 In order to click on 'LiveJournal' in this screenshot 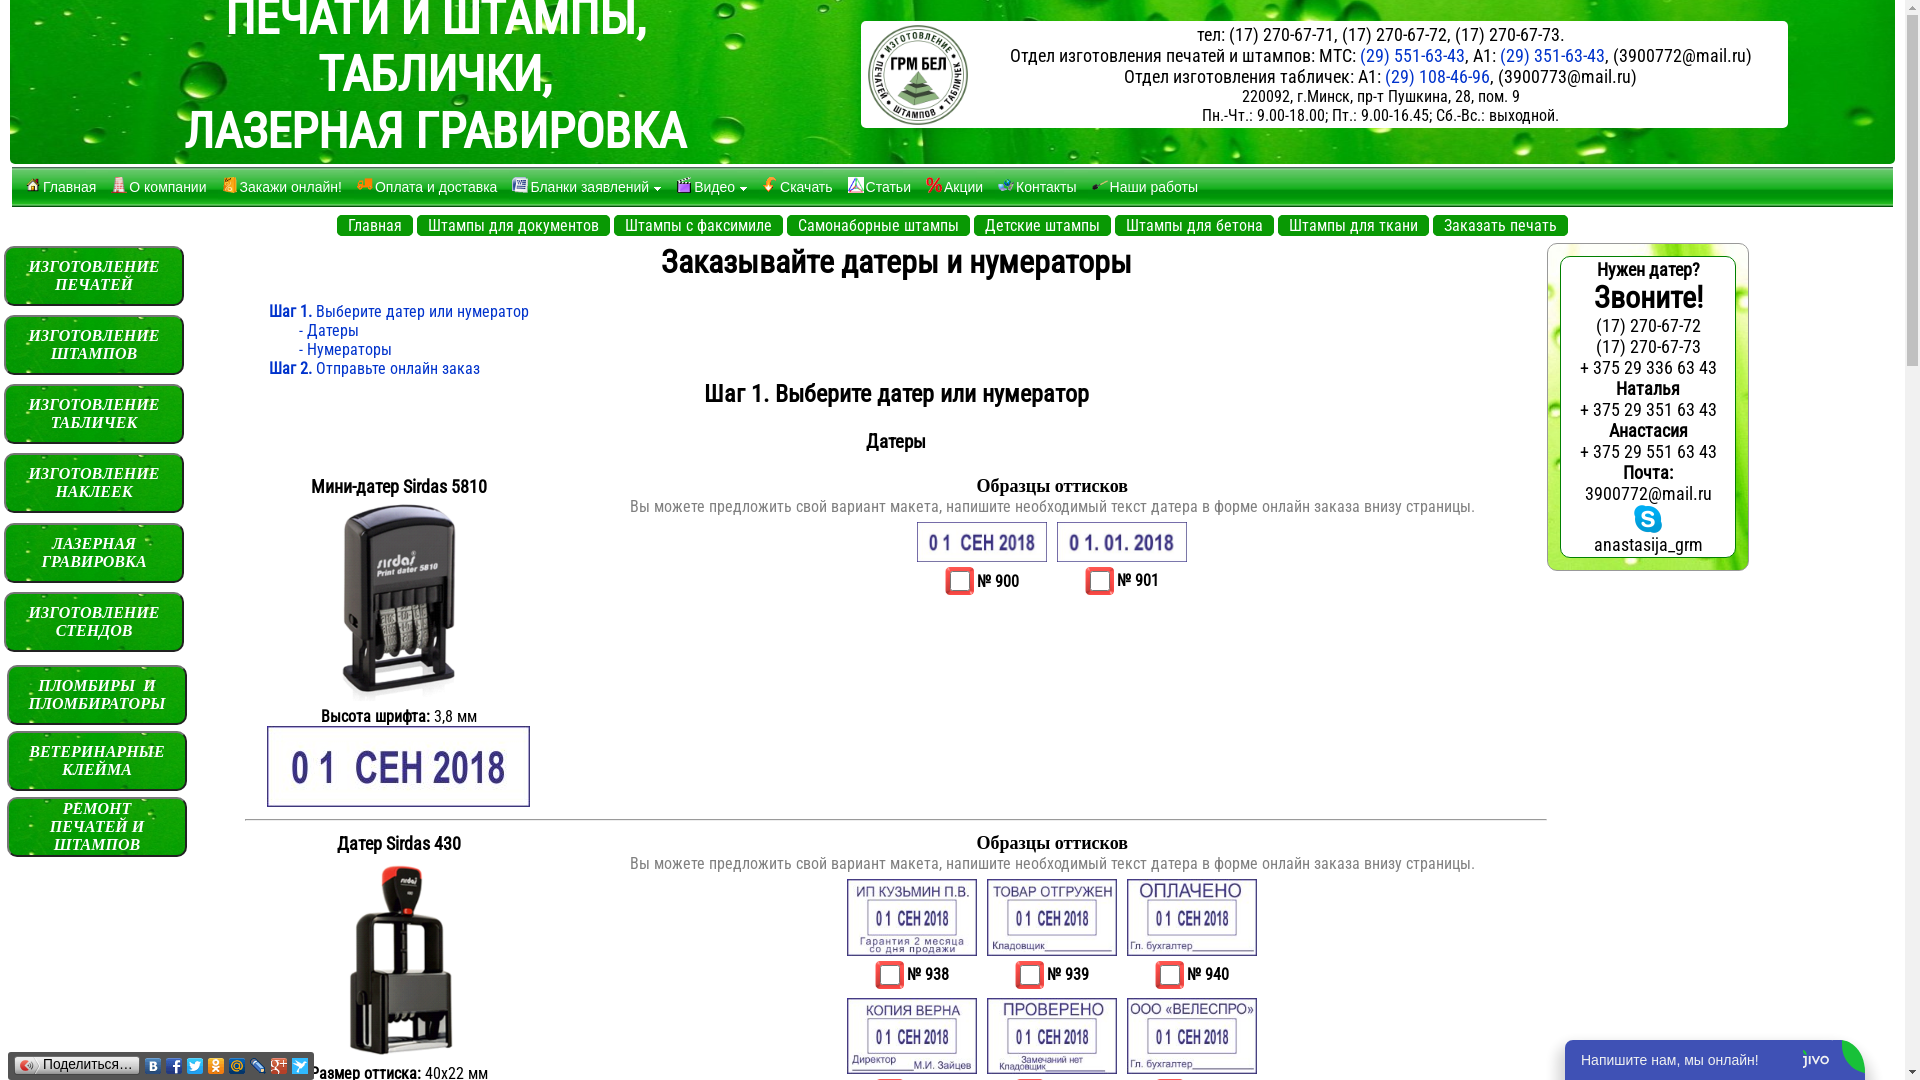, I will do `click(257, 1064)`.